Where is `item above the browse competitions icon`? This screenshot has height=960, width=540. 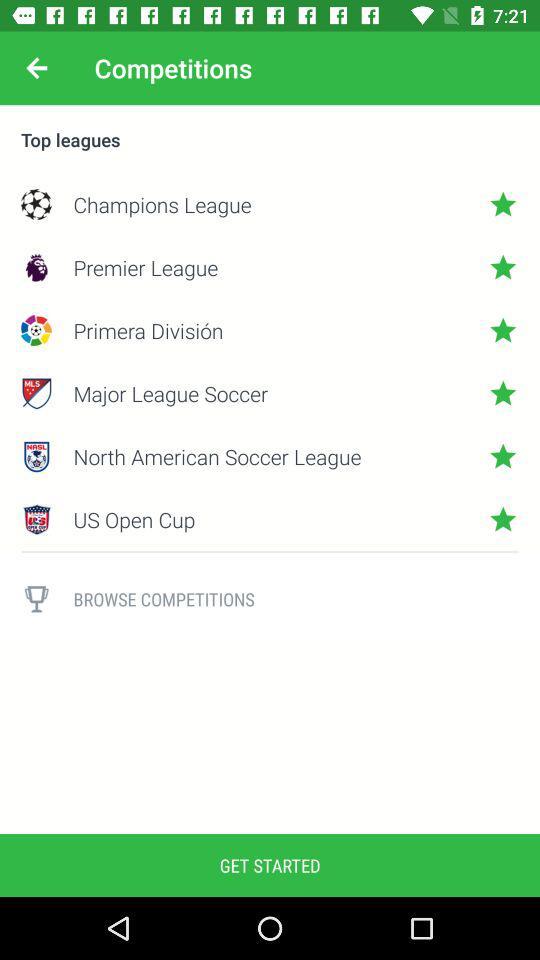
item above the browse competitions icon is located at coordinates (270, 552).